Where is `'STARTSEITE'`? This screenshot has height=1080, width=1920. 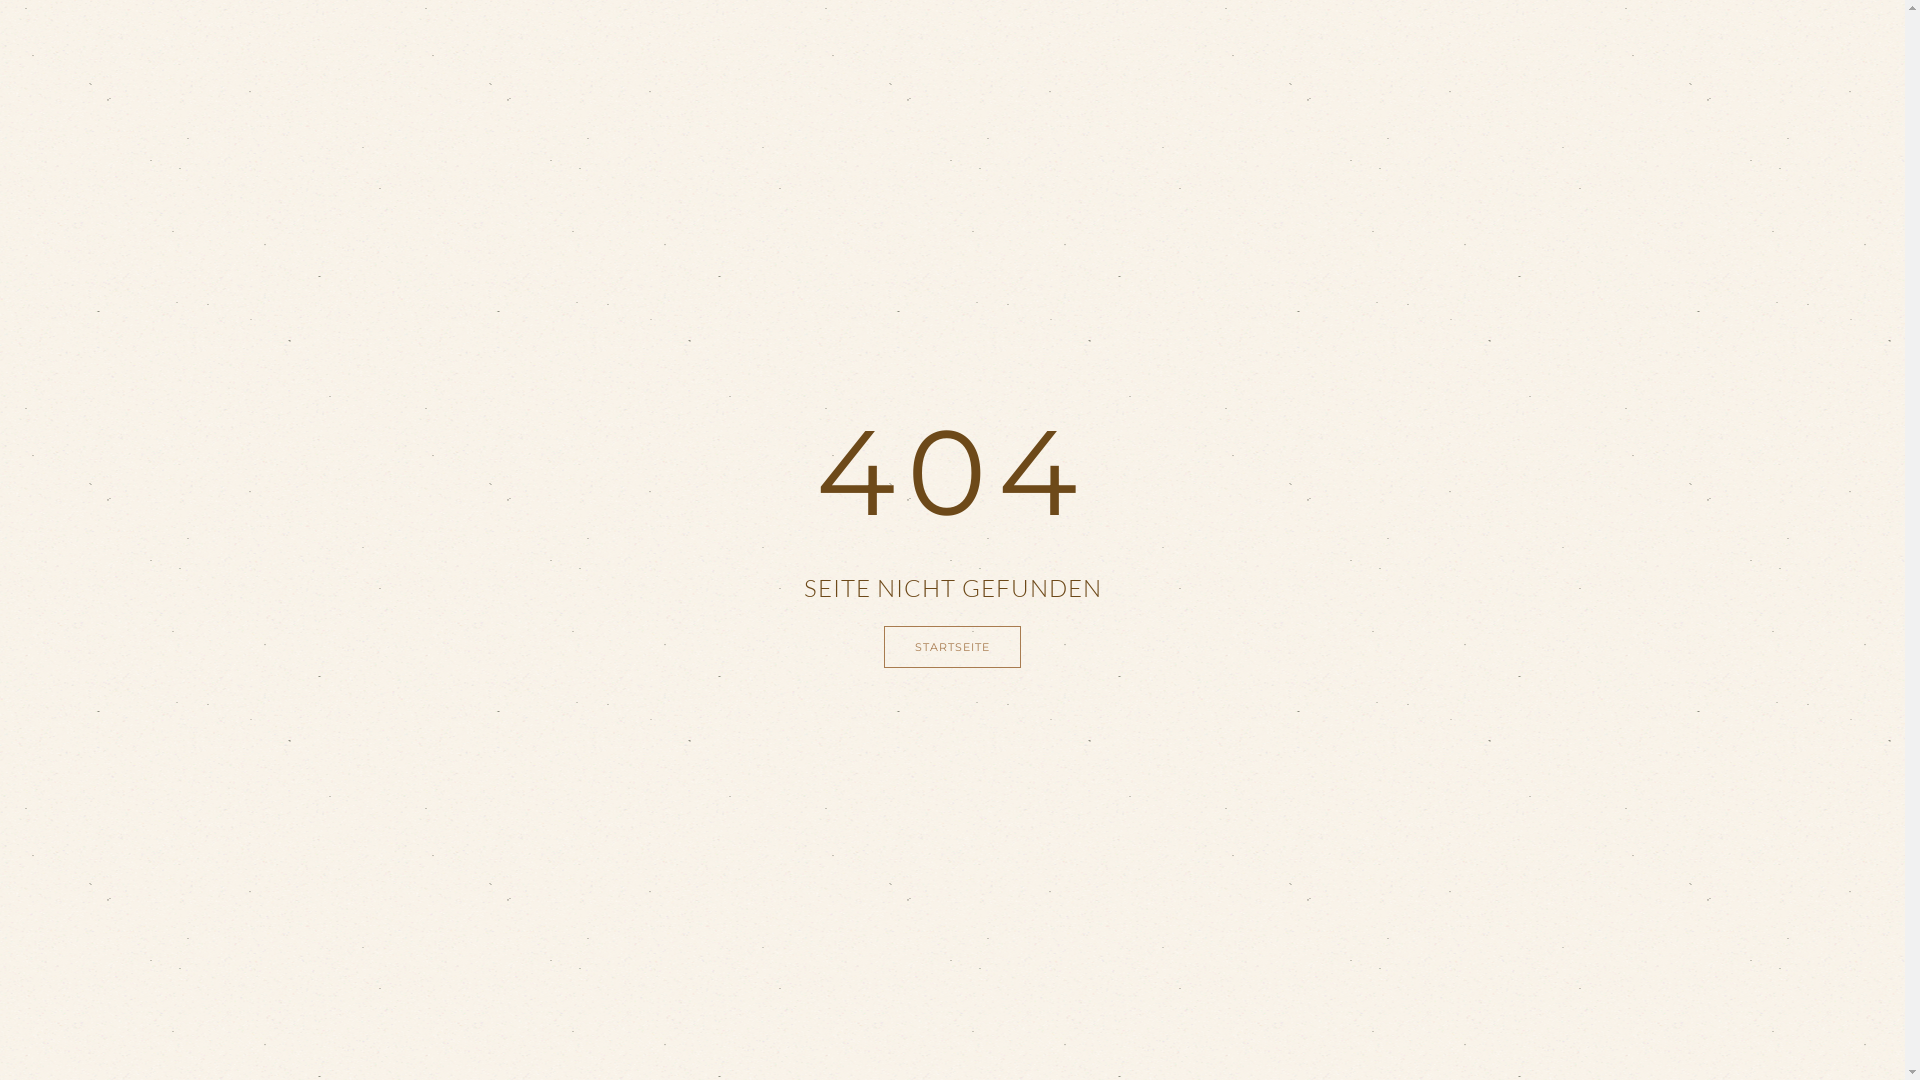
'STARTSEITE' is located at coordinates (882, 647).